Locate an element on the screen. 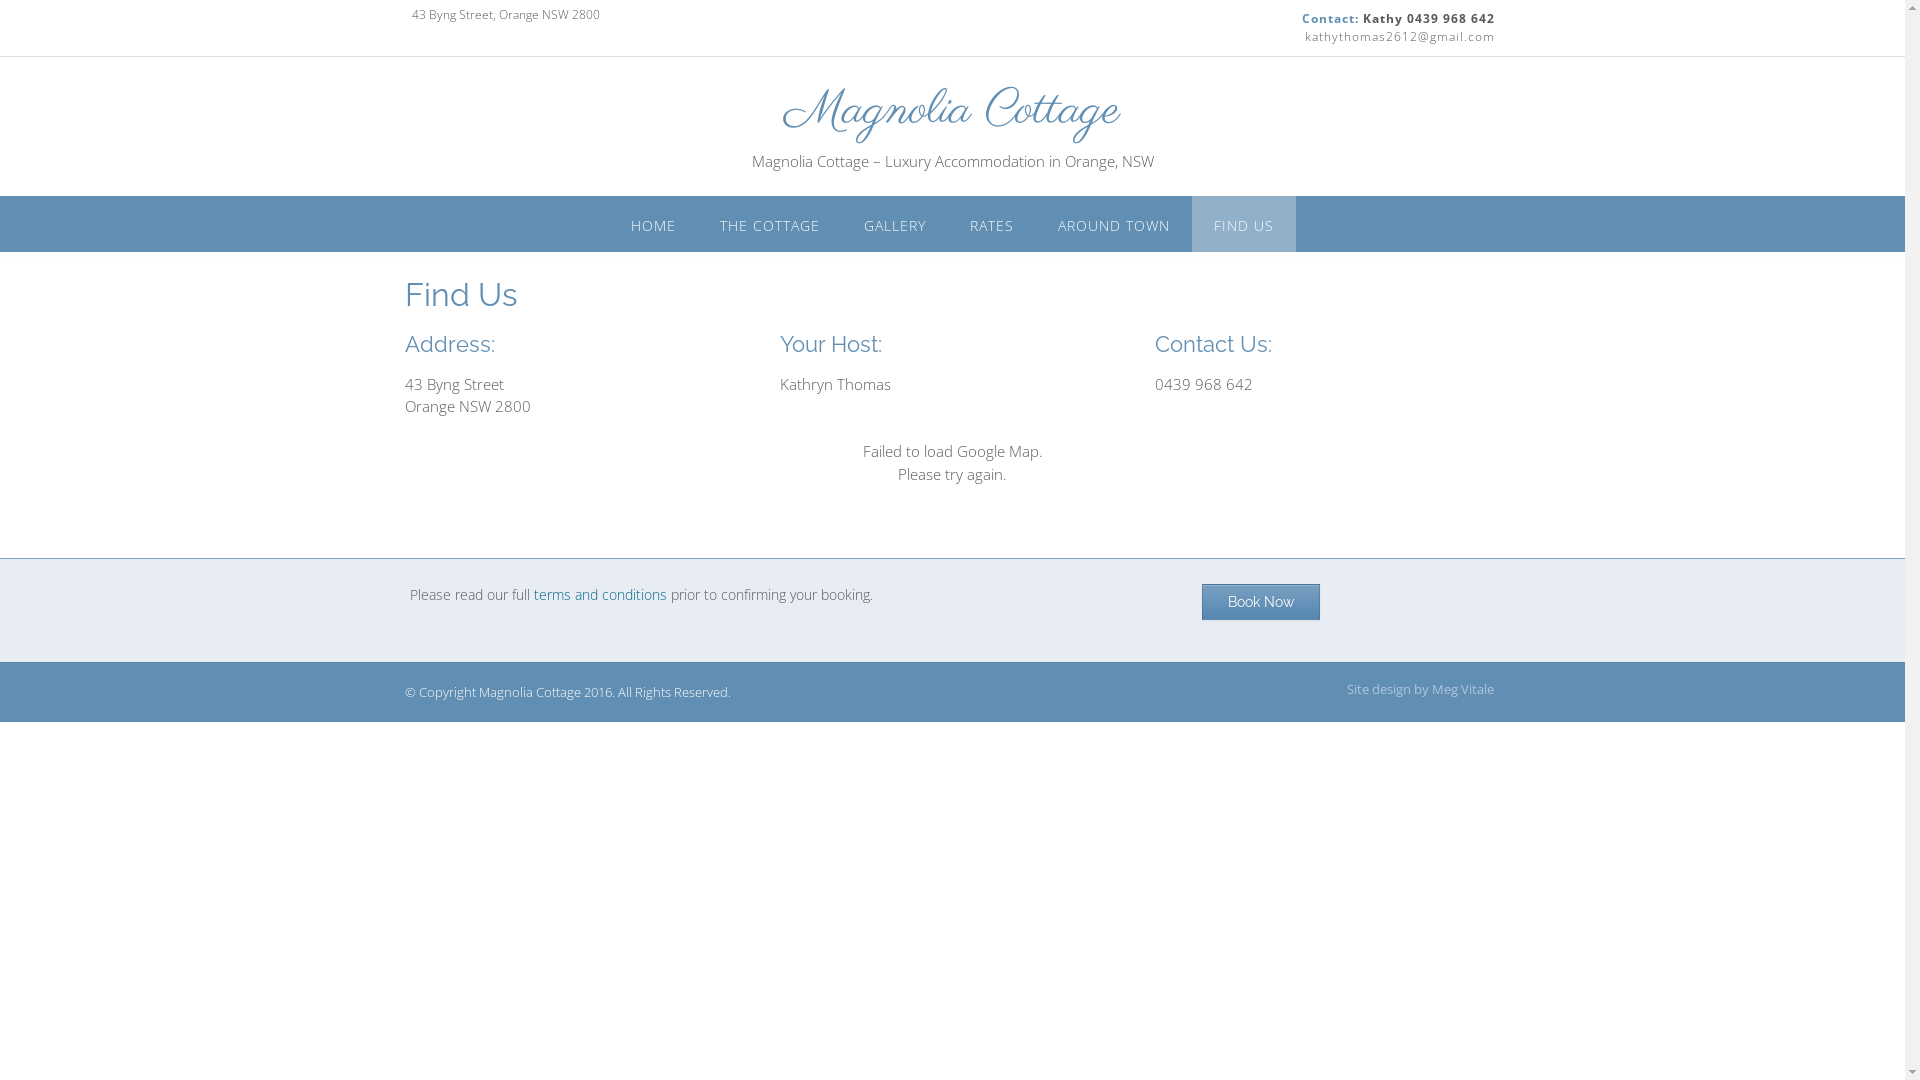 The width and height of the screenshot is (1920, 1080). 'Book Now' is located at coordinates (1260, 600).